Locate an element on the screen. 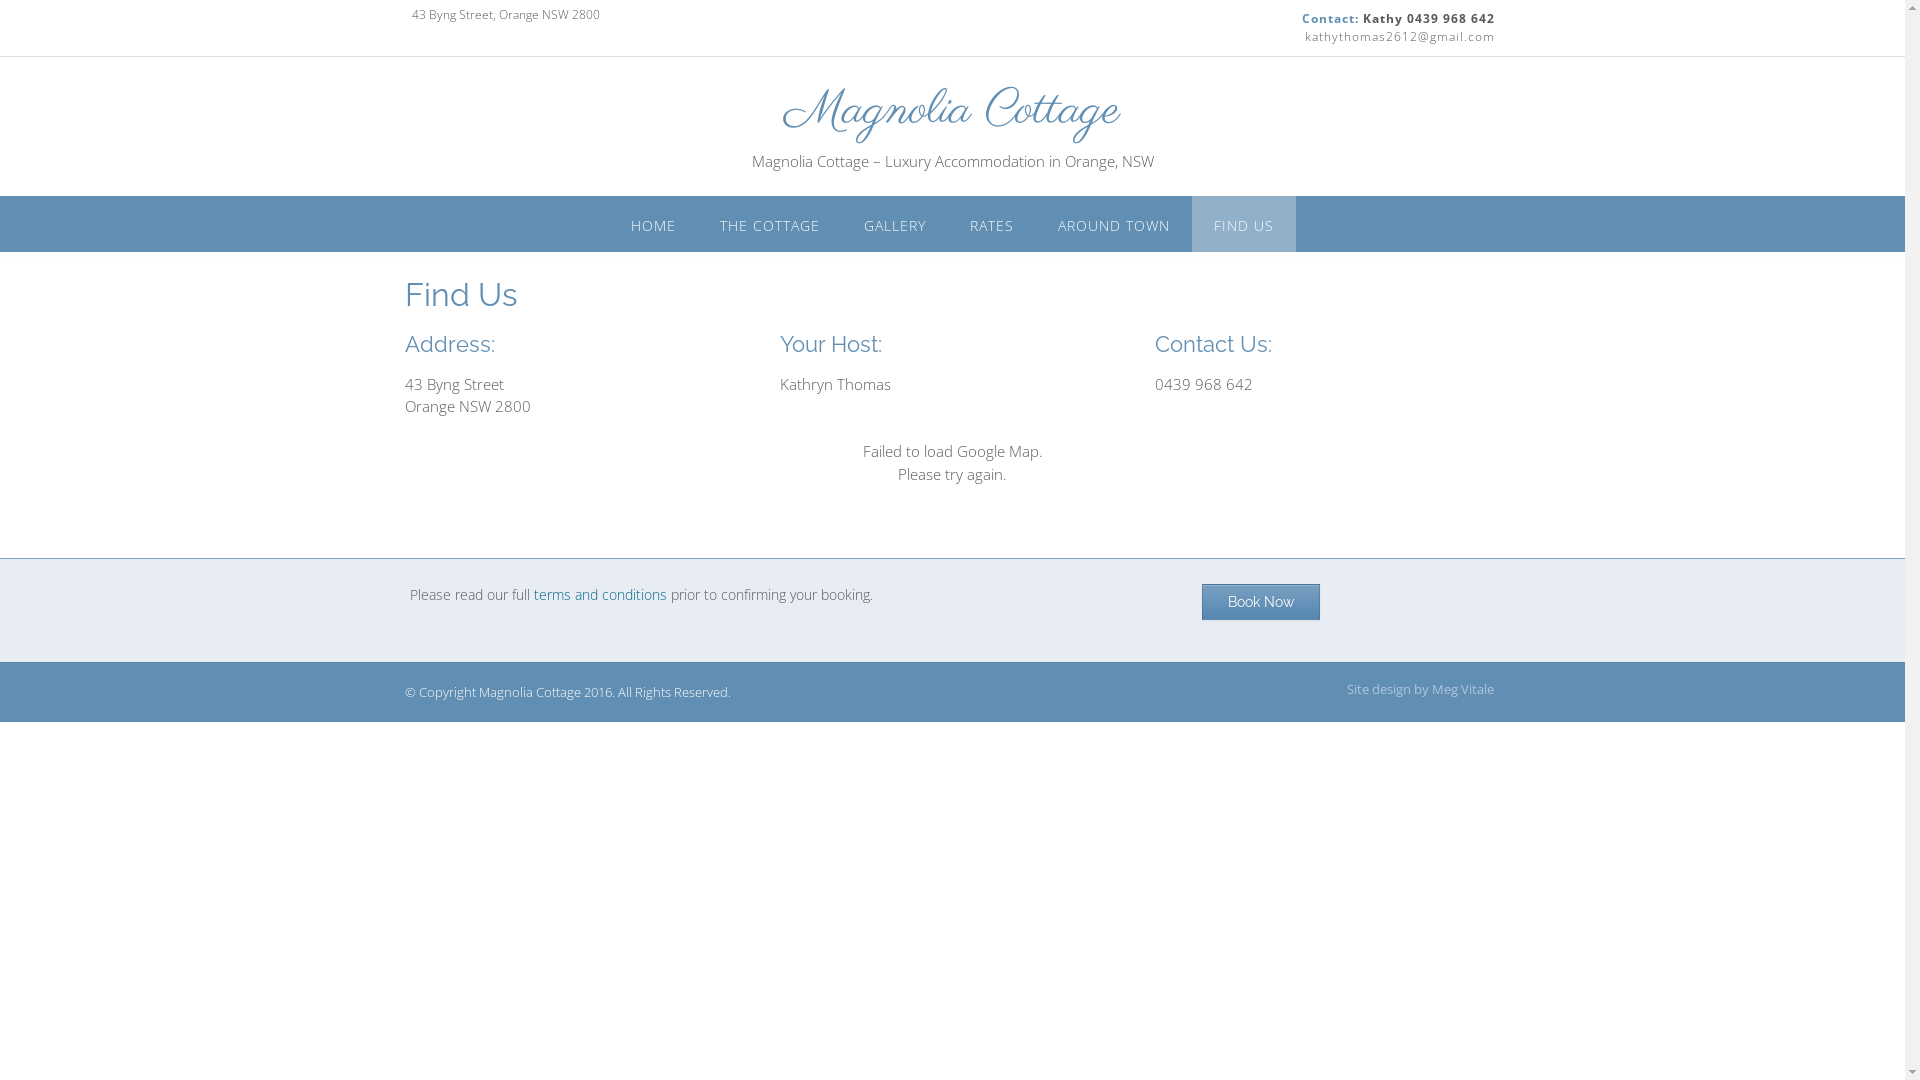 The width and height of the screenshot is (1920, 1080). 'Book Now' is located at coordinates (1260, 600).